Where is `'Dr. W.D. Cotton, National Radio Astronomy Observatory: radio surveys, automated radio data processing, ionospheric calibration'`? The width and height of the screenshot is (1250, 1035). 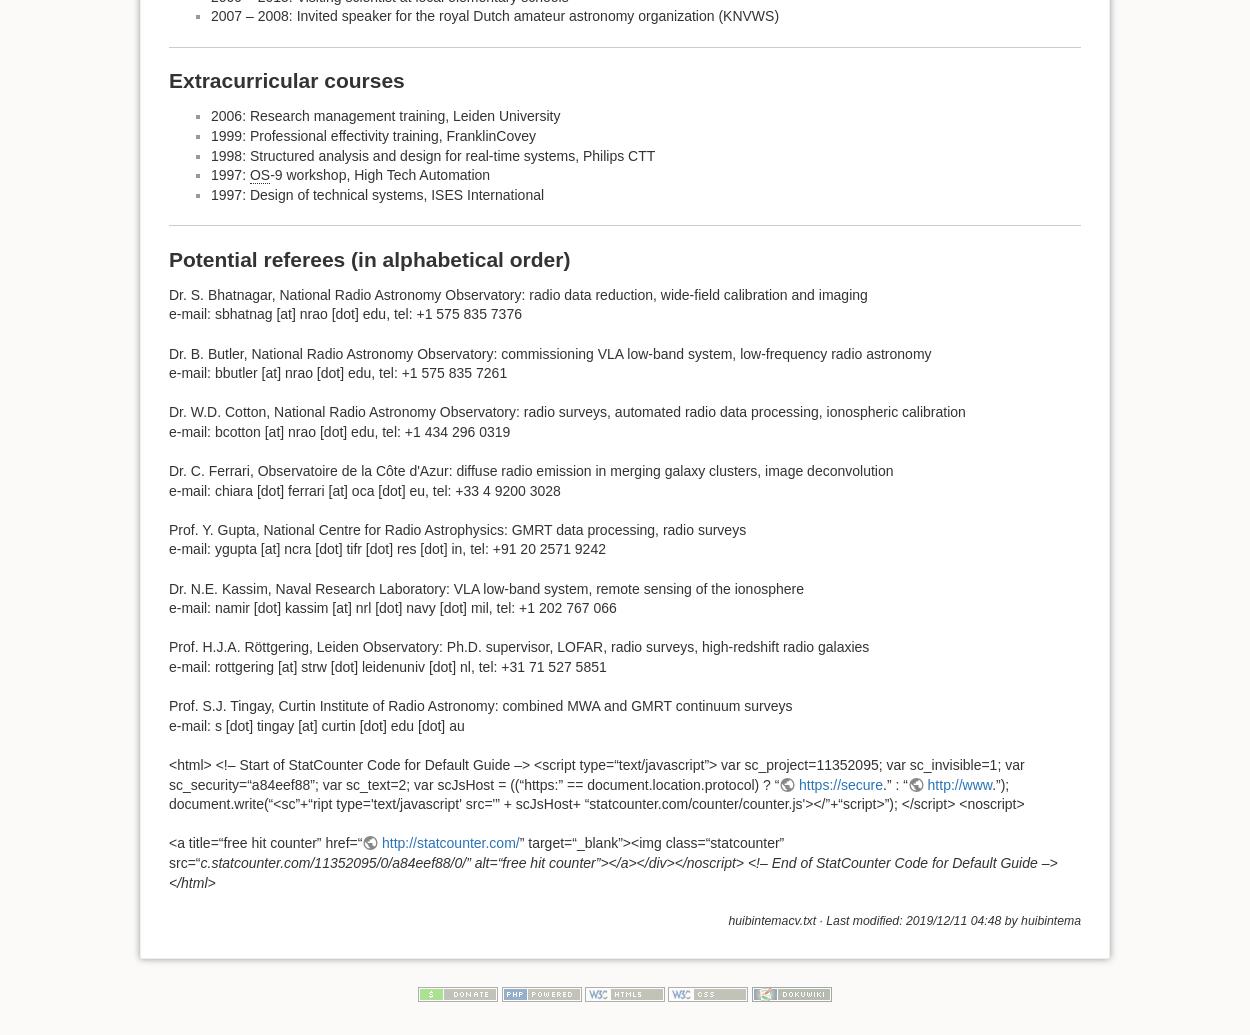
'Dr. W.D. Cotton, National Radio Astronomy Observatory: radio surveys, automated radio data processing, ionospheric calibration' is located at coordinates (168, 412).